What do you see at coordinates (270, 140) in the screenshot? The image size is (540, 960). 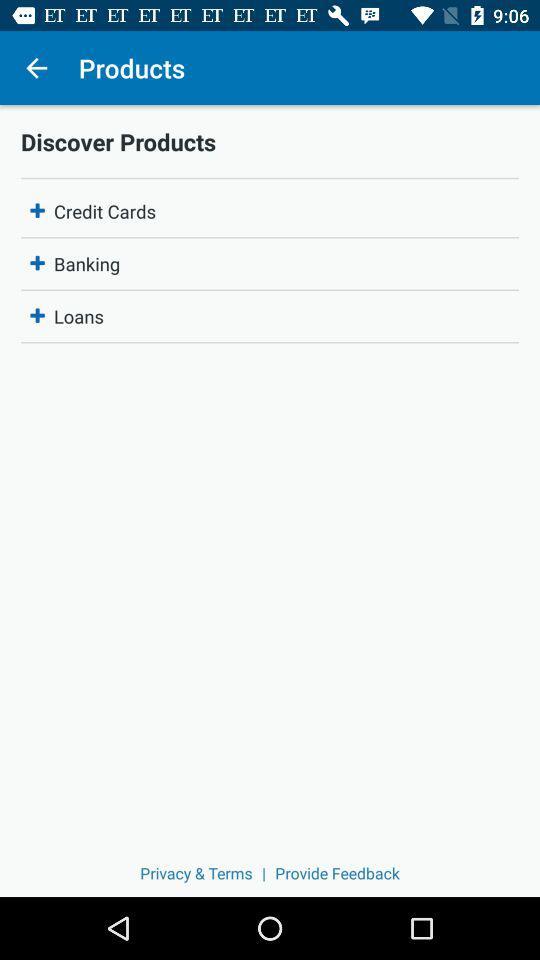 I see `the discover products icon` at bounding box center [270, 140].